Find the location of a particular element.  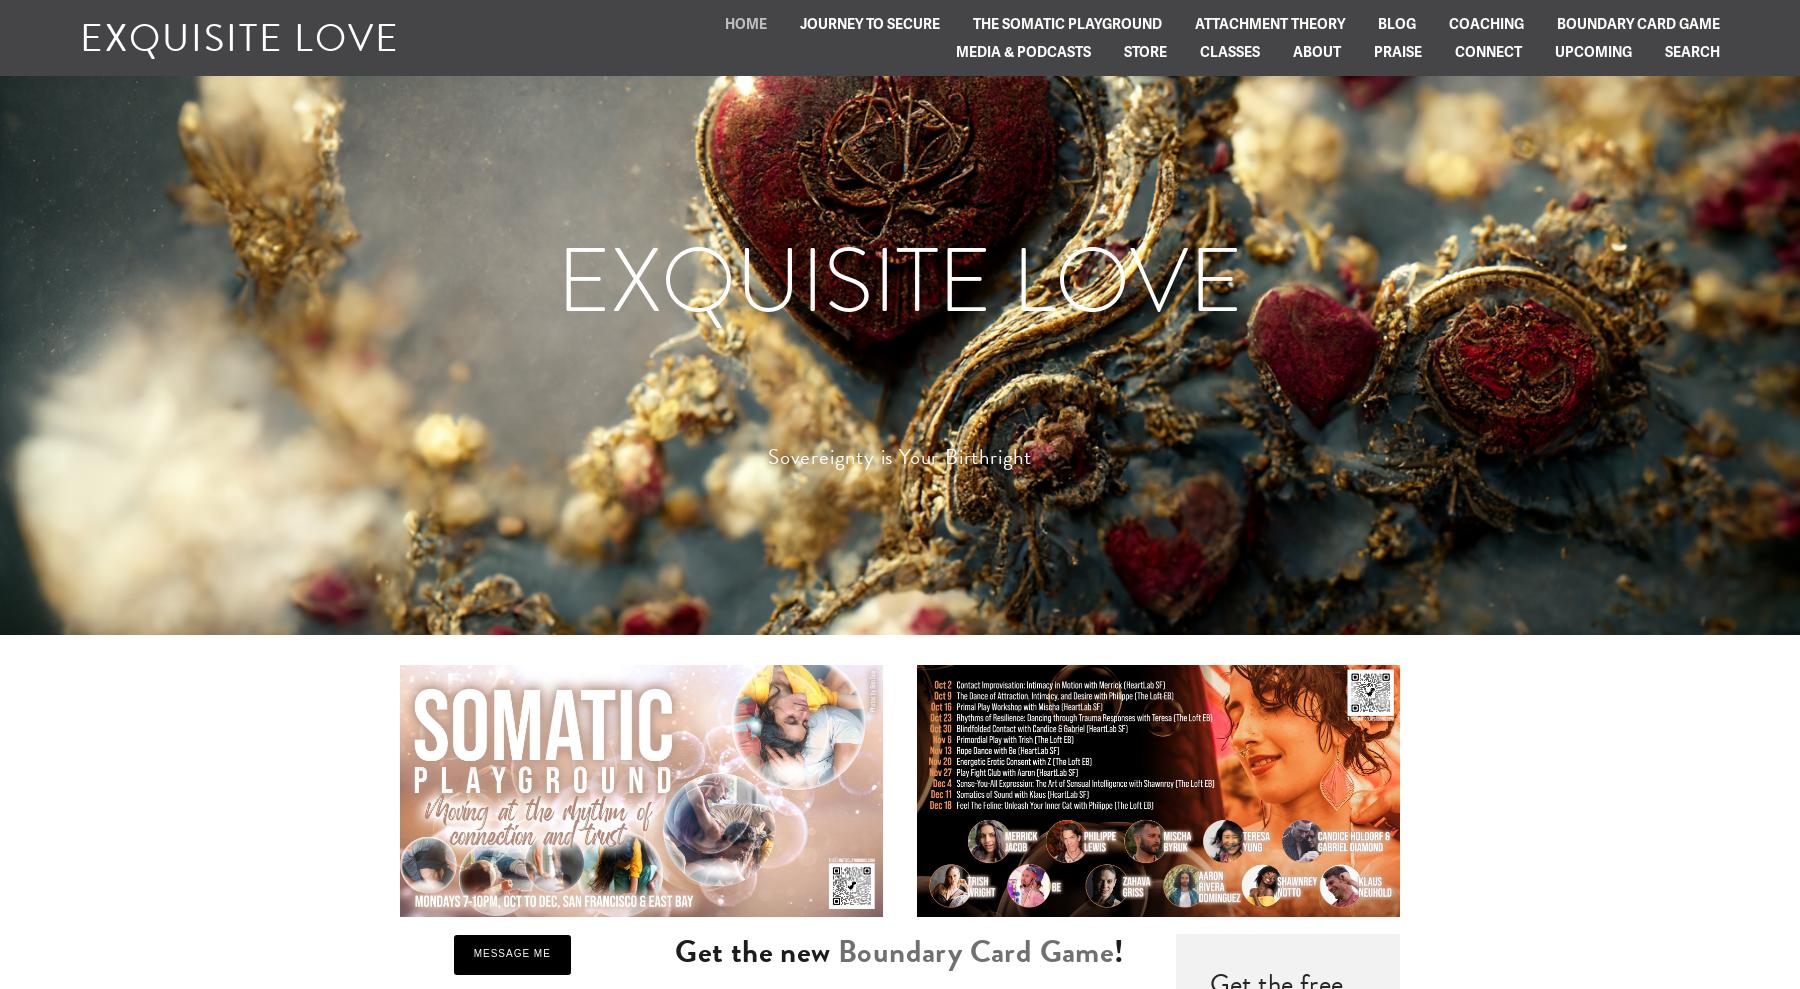

'Home' is located at coordinates (744, 23).